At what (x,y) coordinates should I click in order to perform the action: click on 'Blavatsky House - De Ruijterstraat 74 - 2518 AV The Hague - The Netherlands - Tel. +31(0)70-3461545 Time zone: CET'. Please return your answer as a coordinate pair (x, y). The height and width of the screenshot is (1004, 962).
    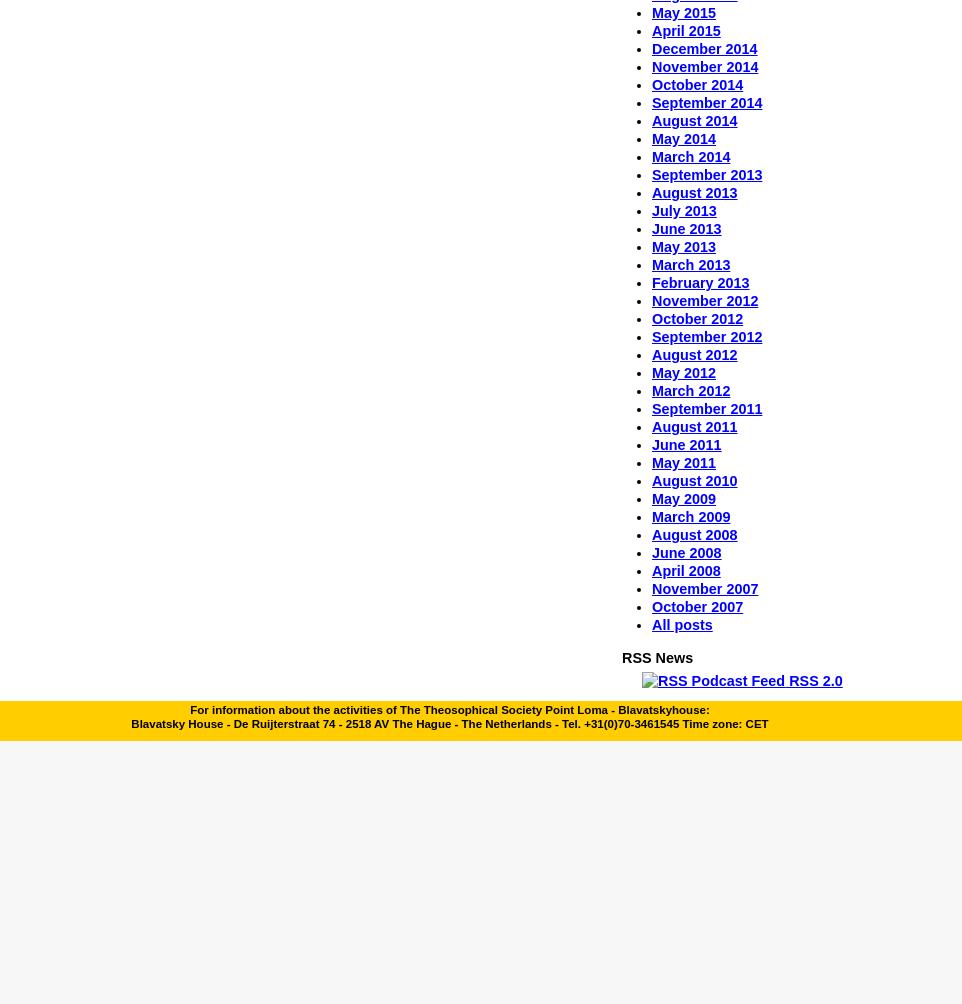
    Looking at the image, I should click on (130, 721).